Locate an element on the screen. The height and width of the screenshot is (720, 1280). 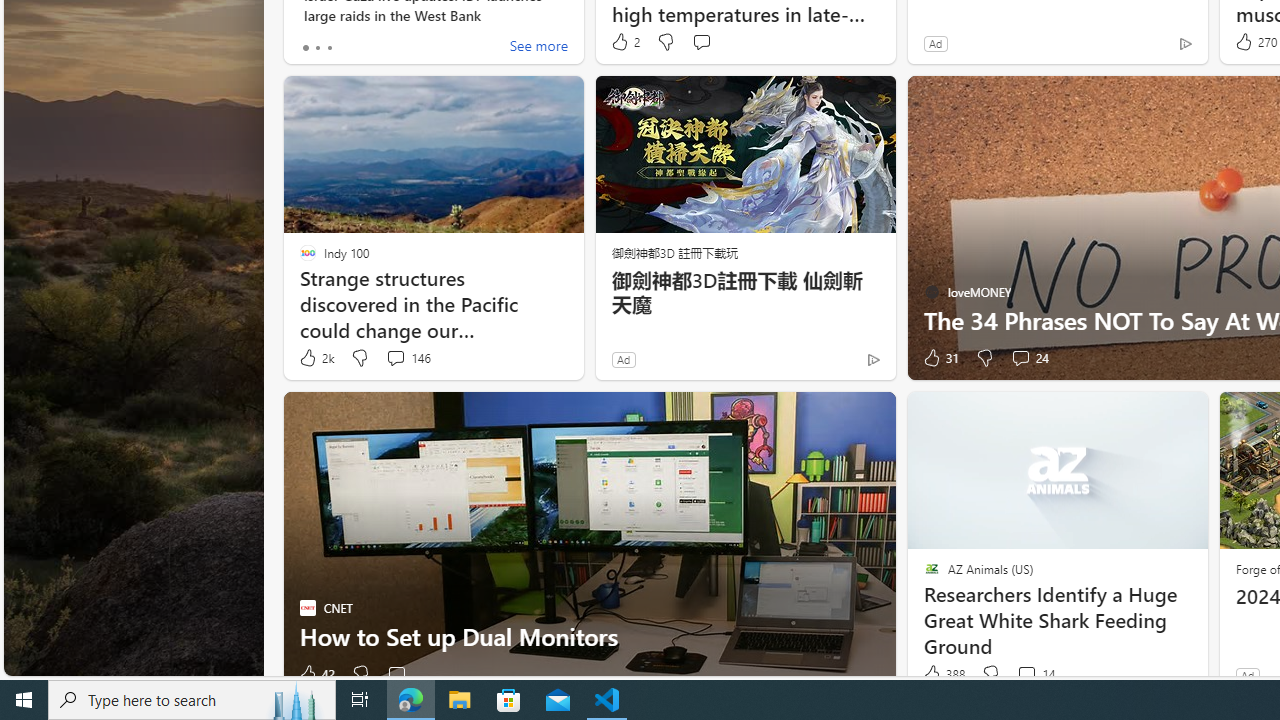
'View comments 24 Comment' is located at coordinates (1029, 357).